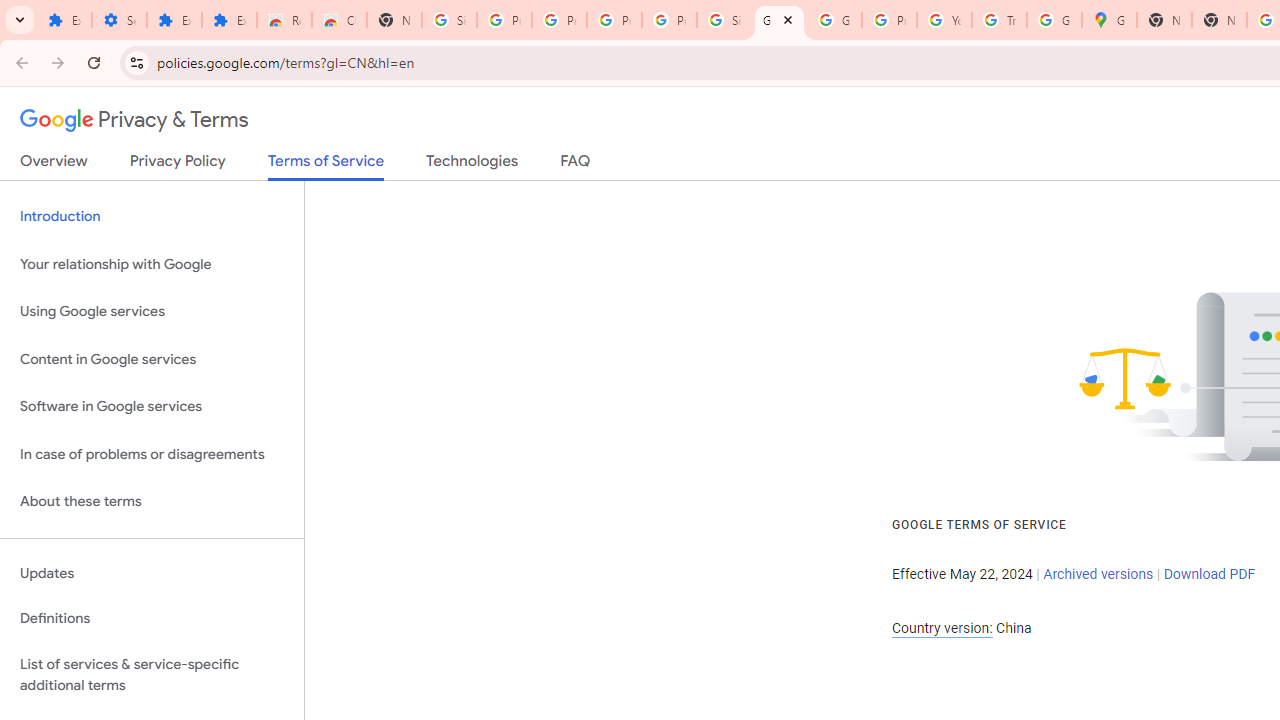  What do you see at coordinates (151, 358) in the screenshot?
I see `'Content in Google services'` at bounding box center [151, 358].